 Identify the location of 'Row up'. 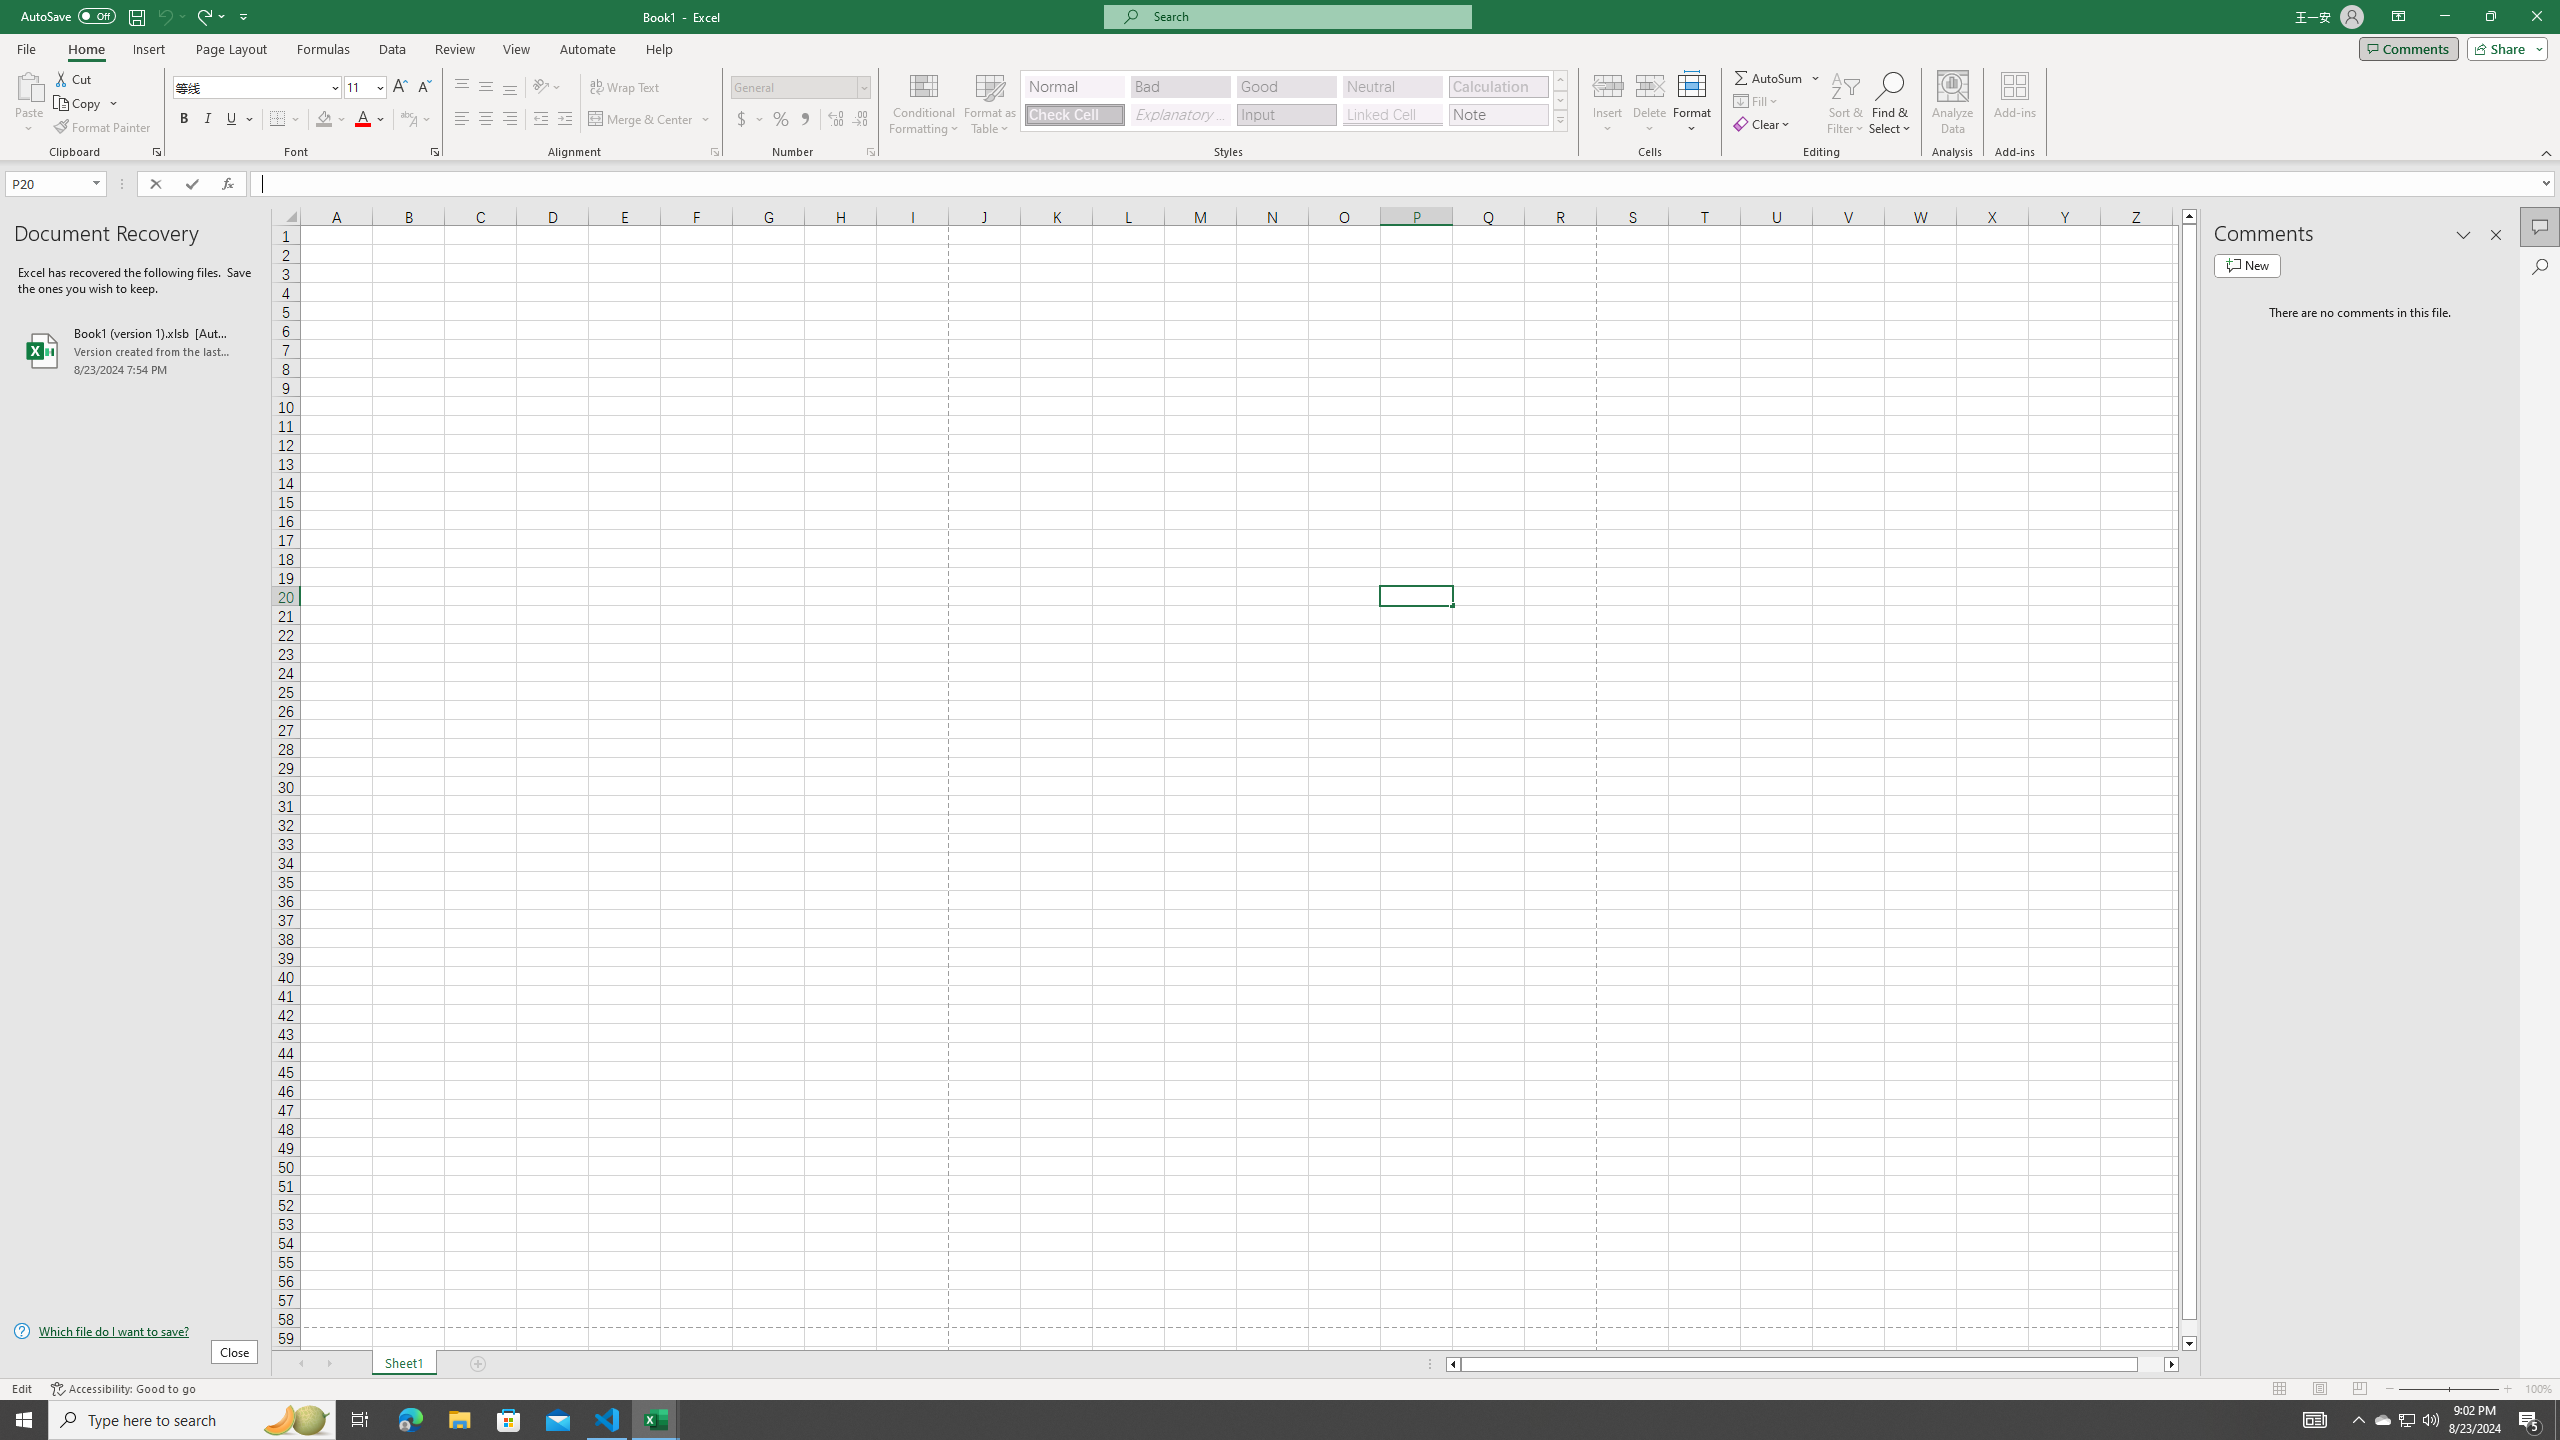
(1560, 80).